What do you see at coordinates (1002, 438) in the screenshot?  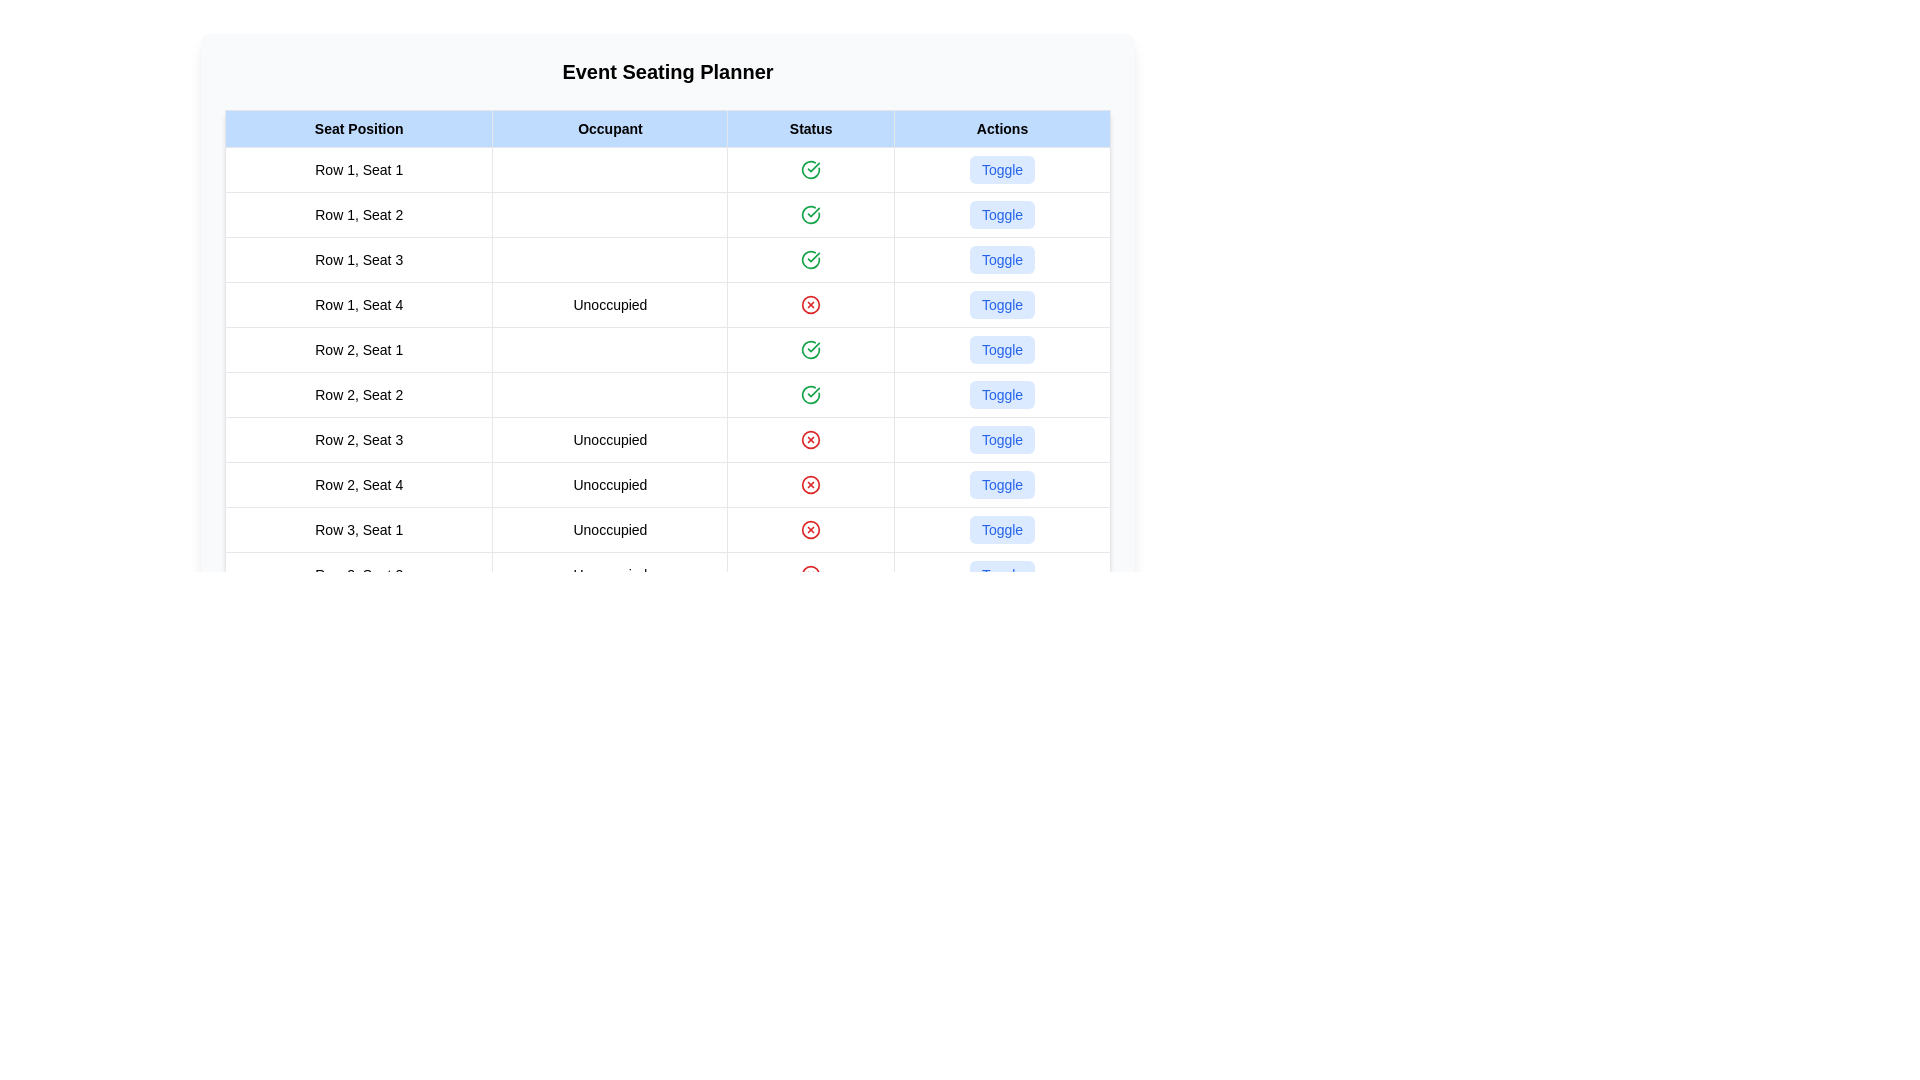 I see `the button related to toggling a state or changing a setting for the 'Row 2, Seat 3' entry in the event seating planner table` at bounding box center [1002, 438].